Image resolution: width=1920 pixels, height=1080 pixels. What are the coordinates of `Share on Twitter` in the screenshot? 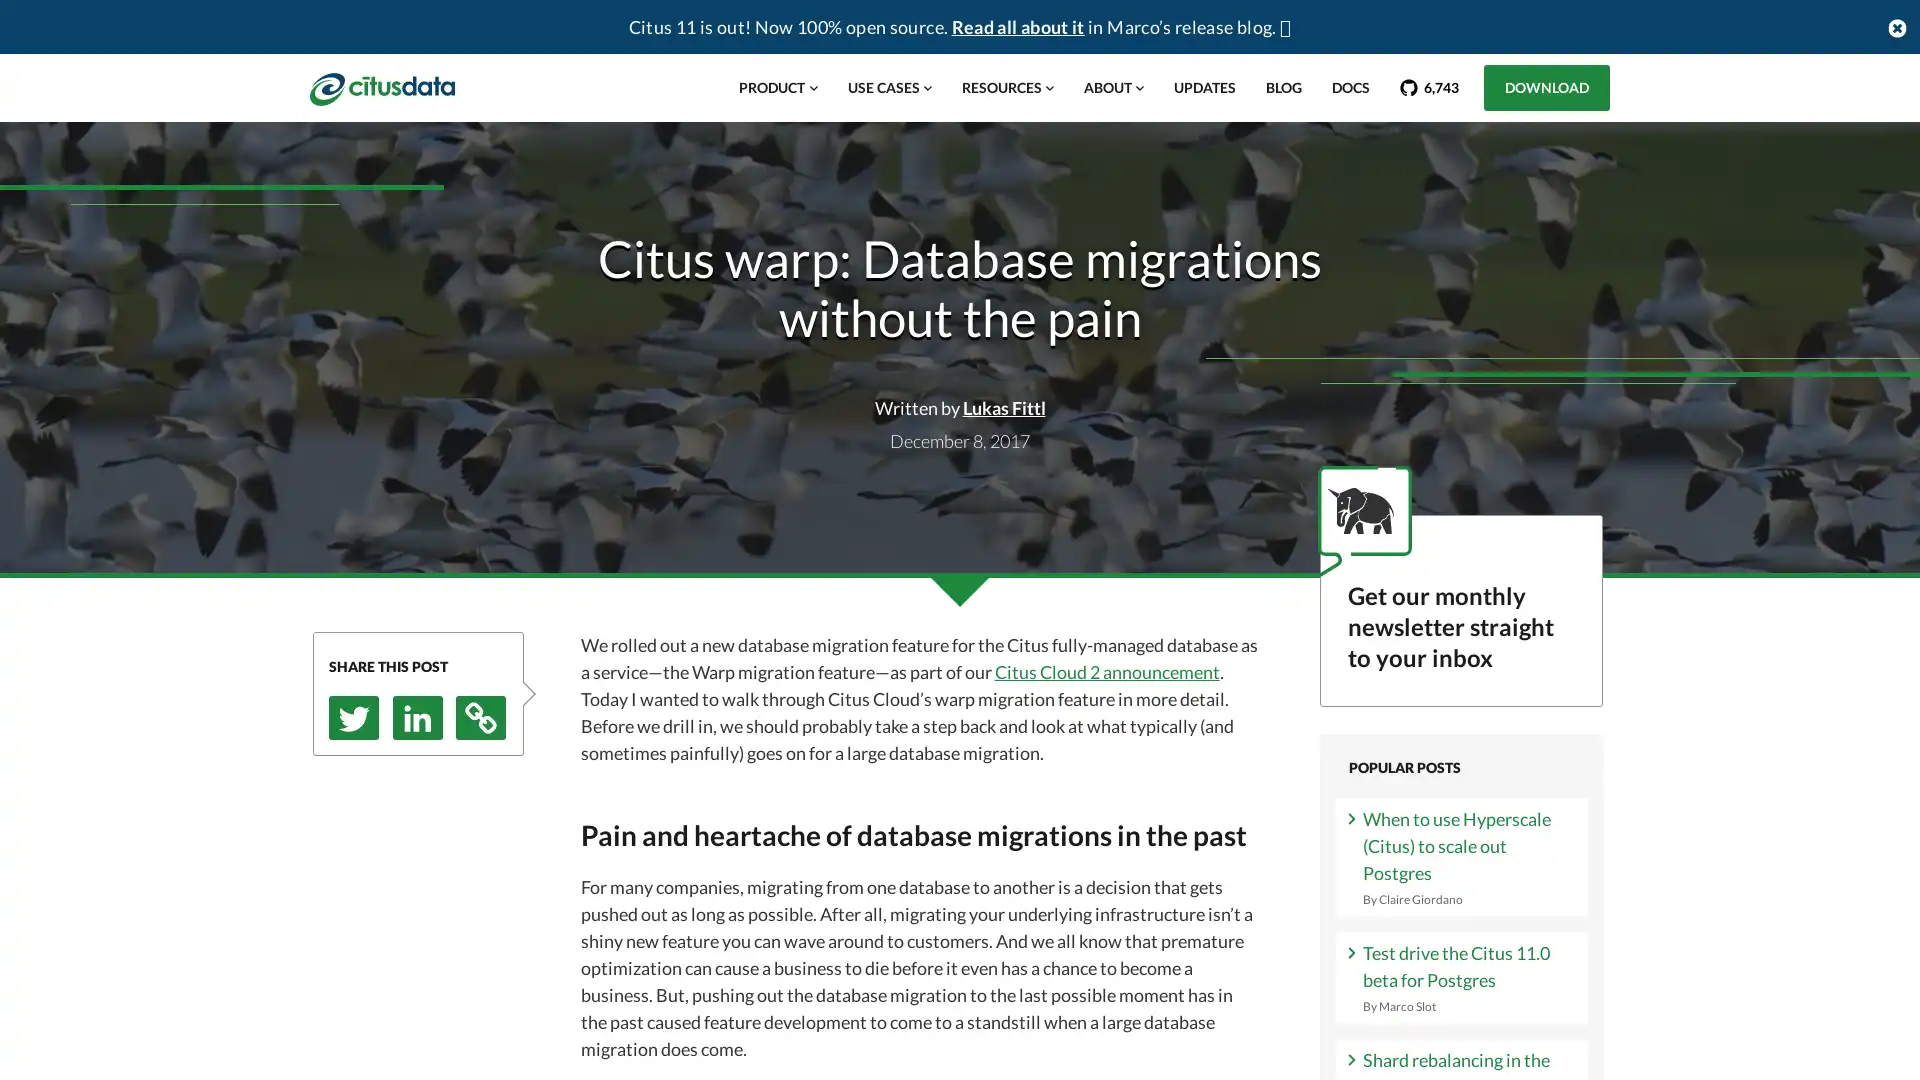 It's located at (354, 716).